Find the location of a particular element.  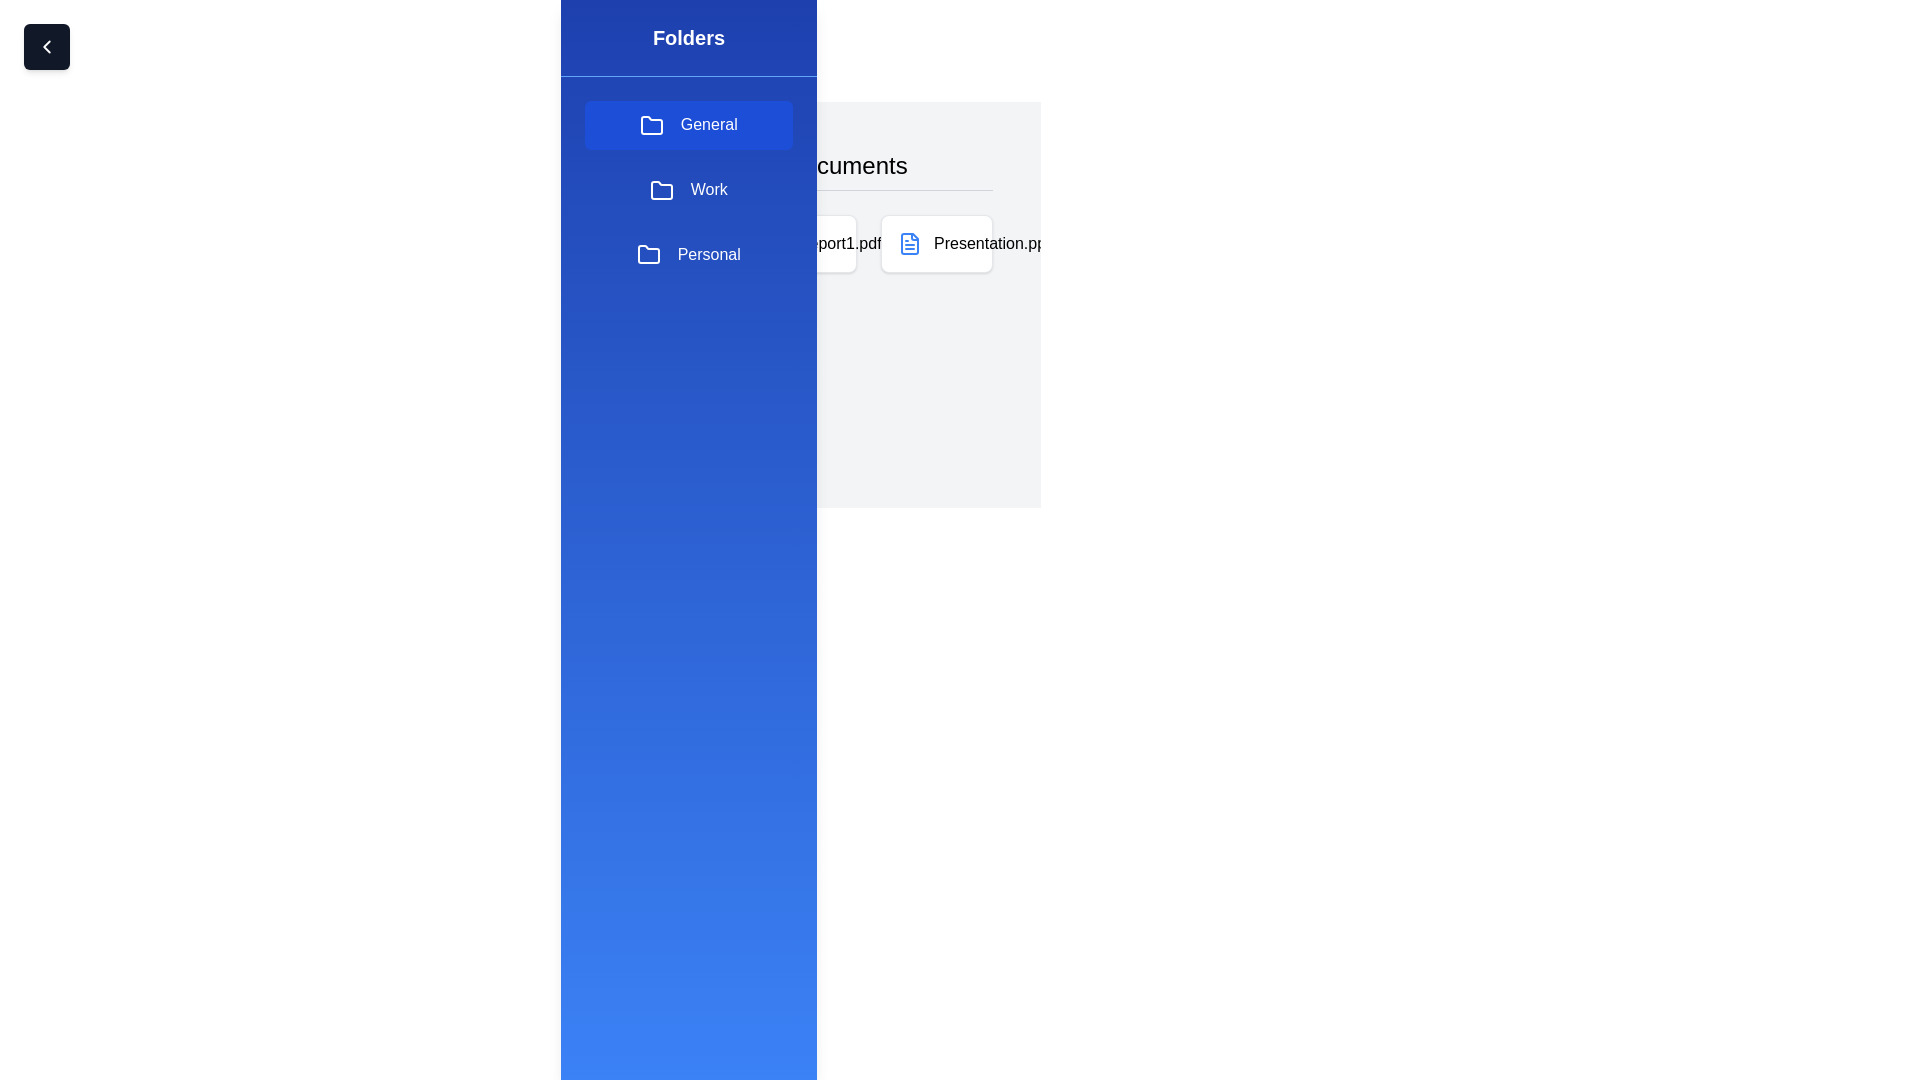

the blue folder icon representing the 'Work' folder in the sidebar menu is located at coordinates (662, 190).